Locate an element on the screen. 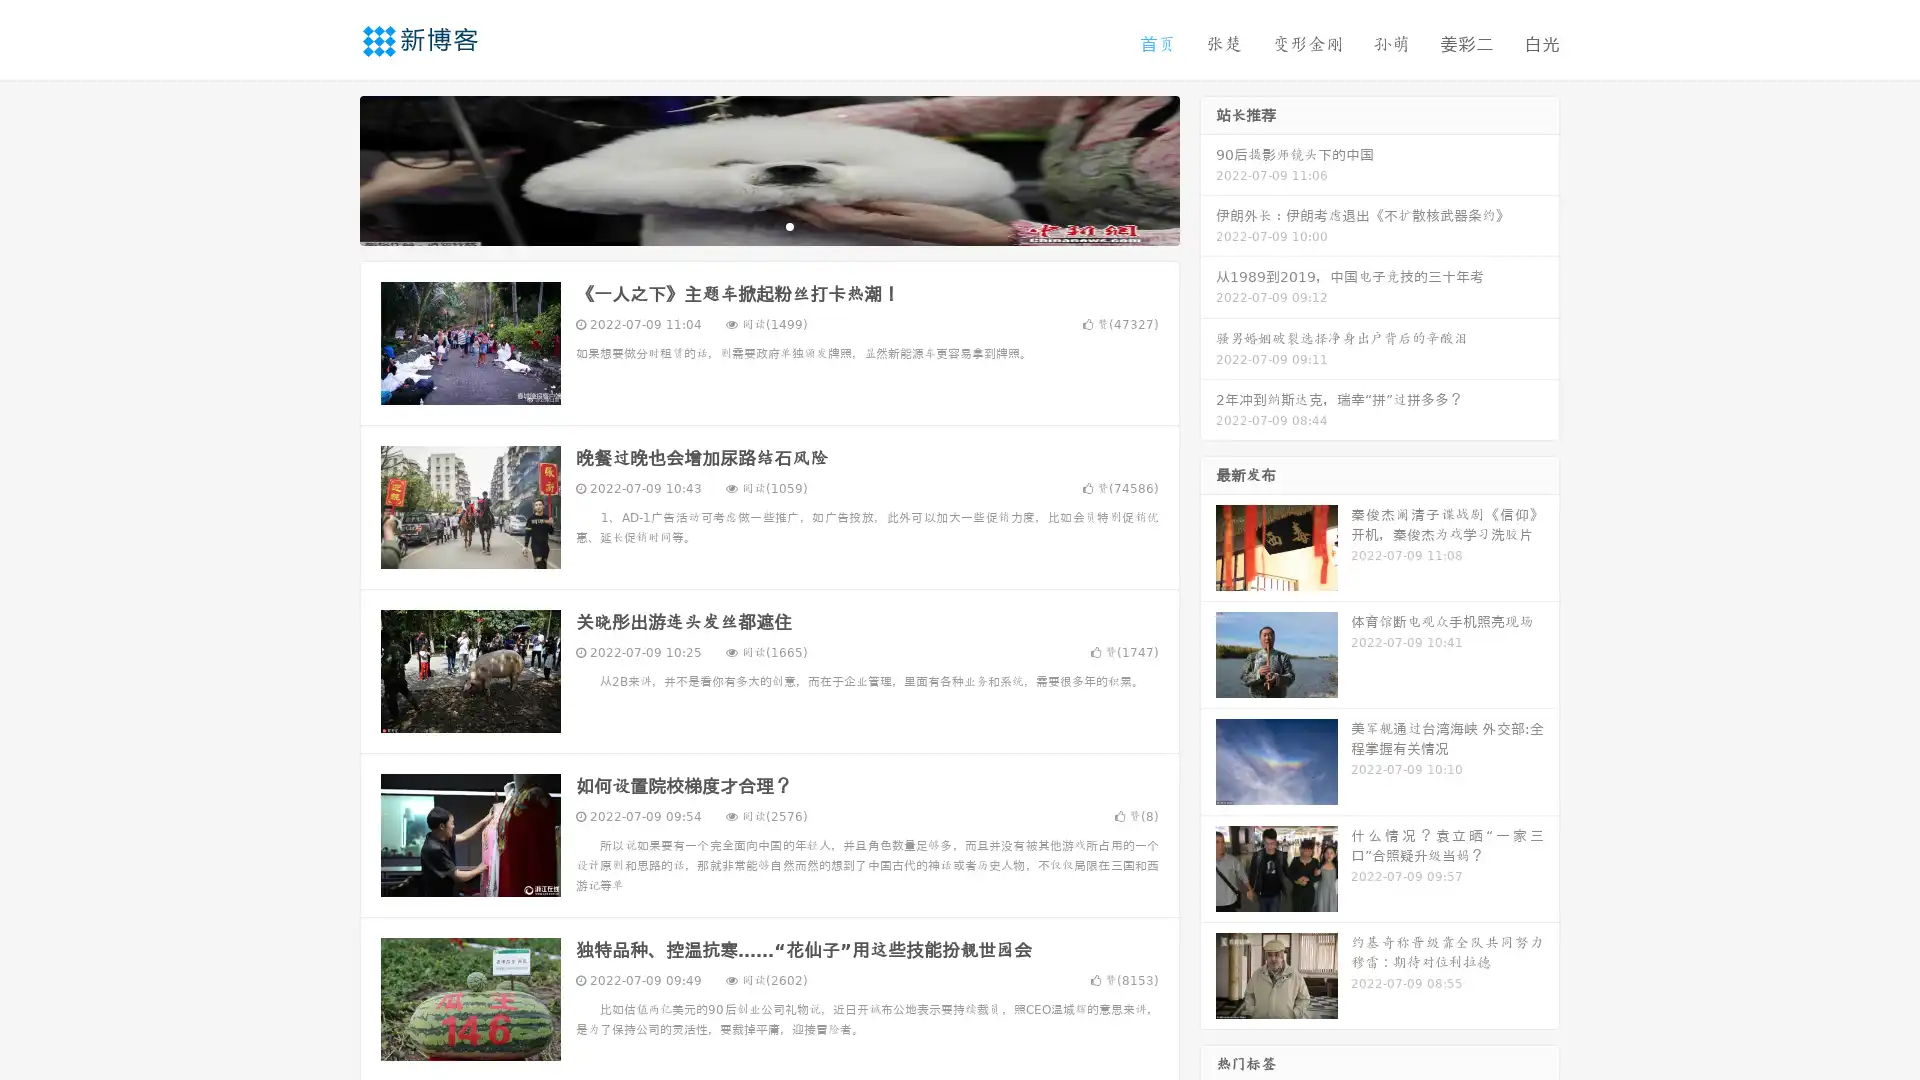  Previous slide is located at coordinates (330, 168).